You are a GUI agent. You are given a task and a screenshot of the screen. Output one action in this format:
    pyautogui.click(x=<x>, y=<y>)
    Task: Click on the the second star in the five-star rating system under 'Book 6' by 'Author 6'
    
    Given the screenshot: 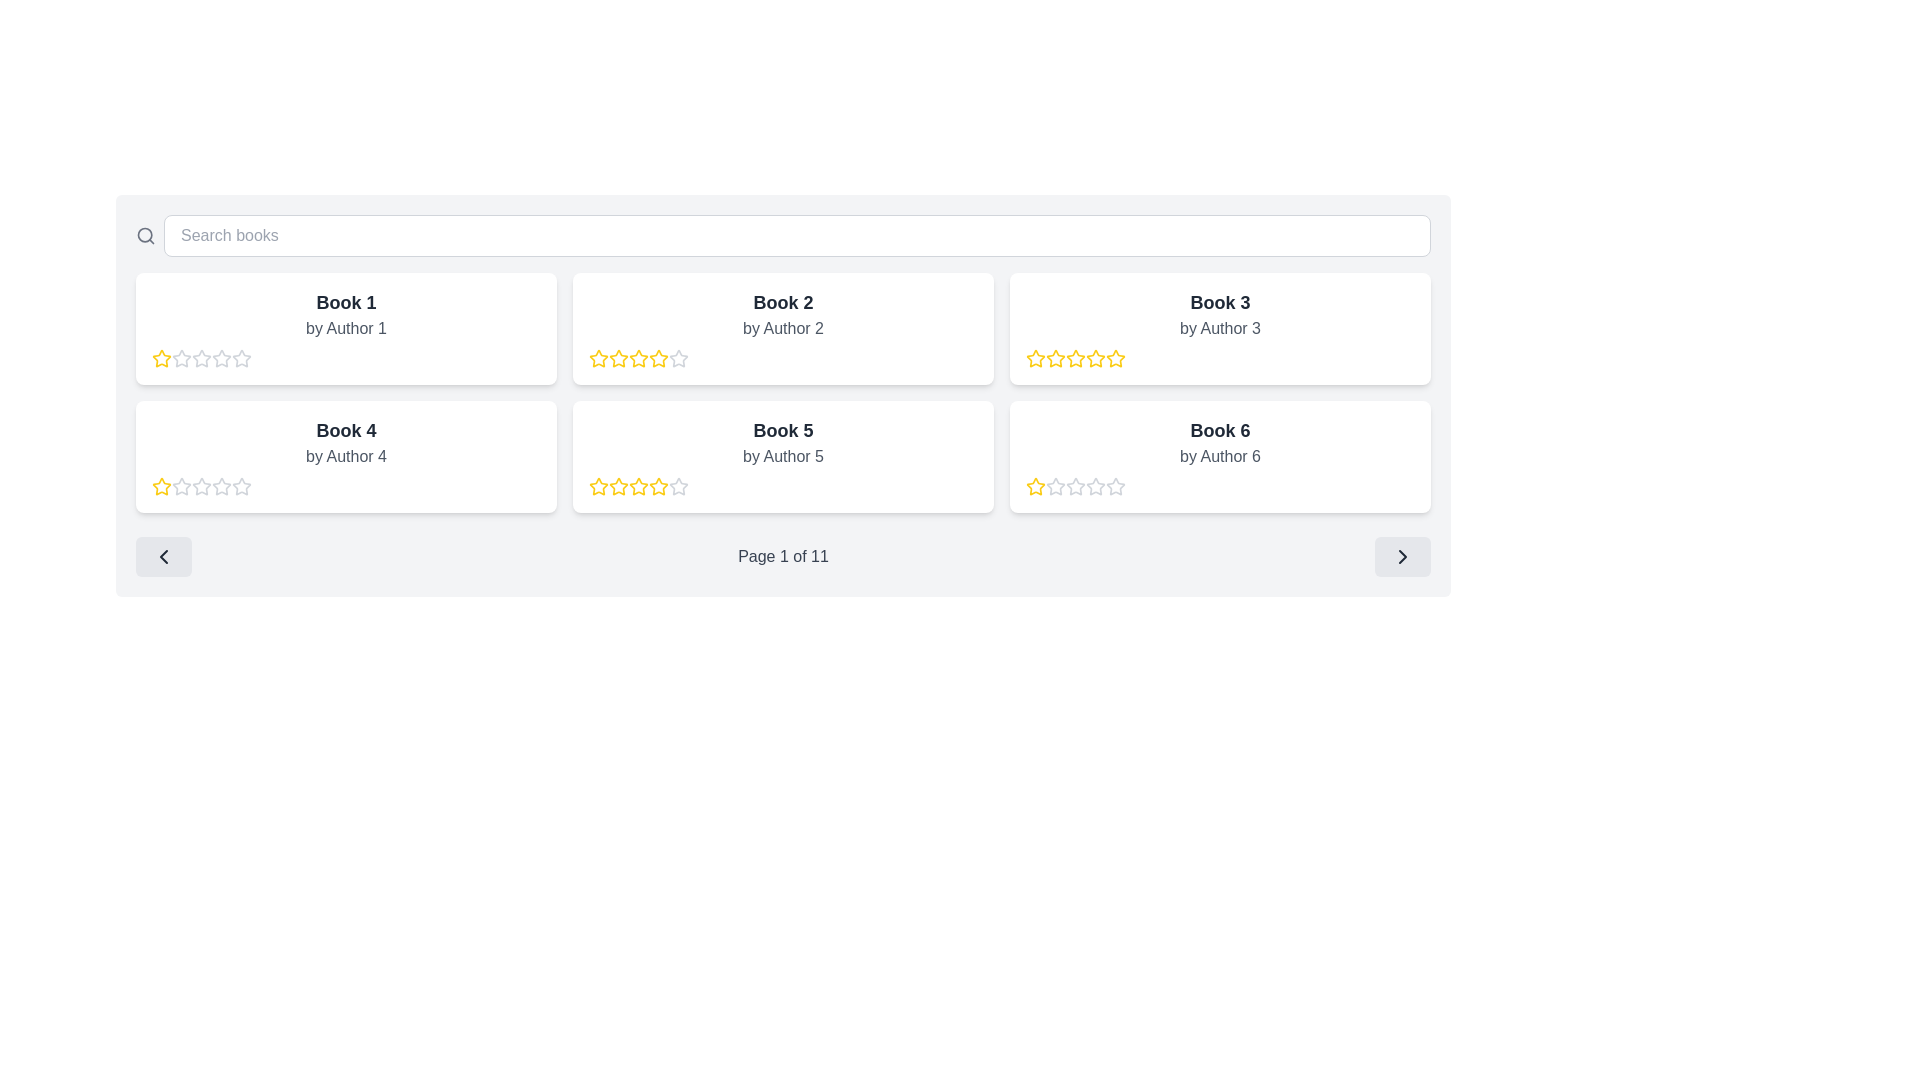 What is the action you would take?
    pyautogui.click(x=1094, y=486)
    